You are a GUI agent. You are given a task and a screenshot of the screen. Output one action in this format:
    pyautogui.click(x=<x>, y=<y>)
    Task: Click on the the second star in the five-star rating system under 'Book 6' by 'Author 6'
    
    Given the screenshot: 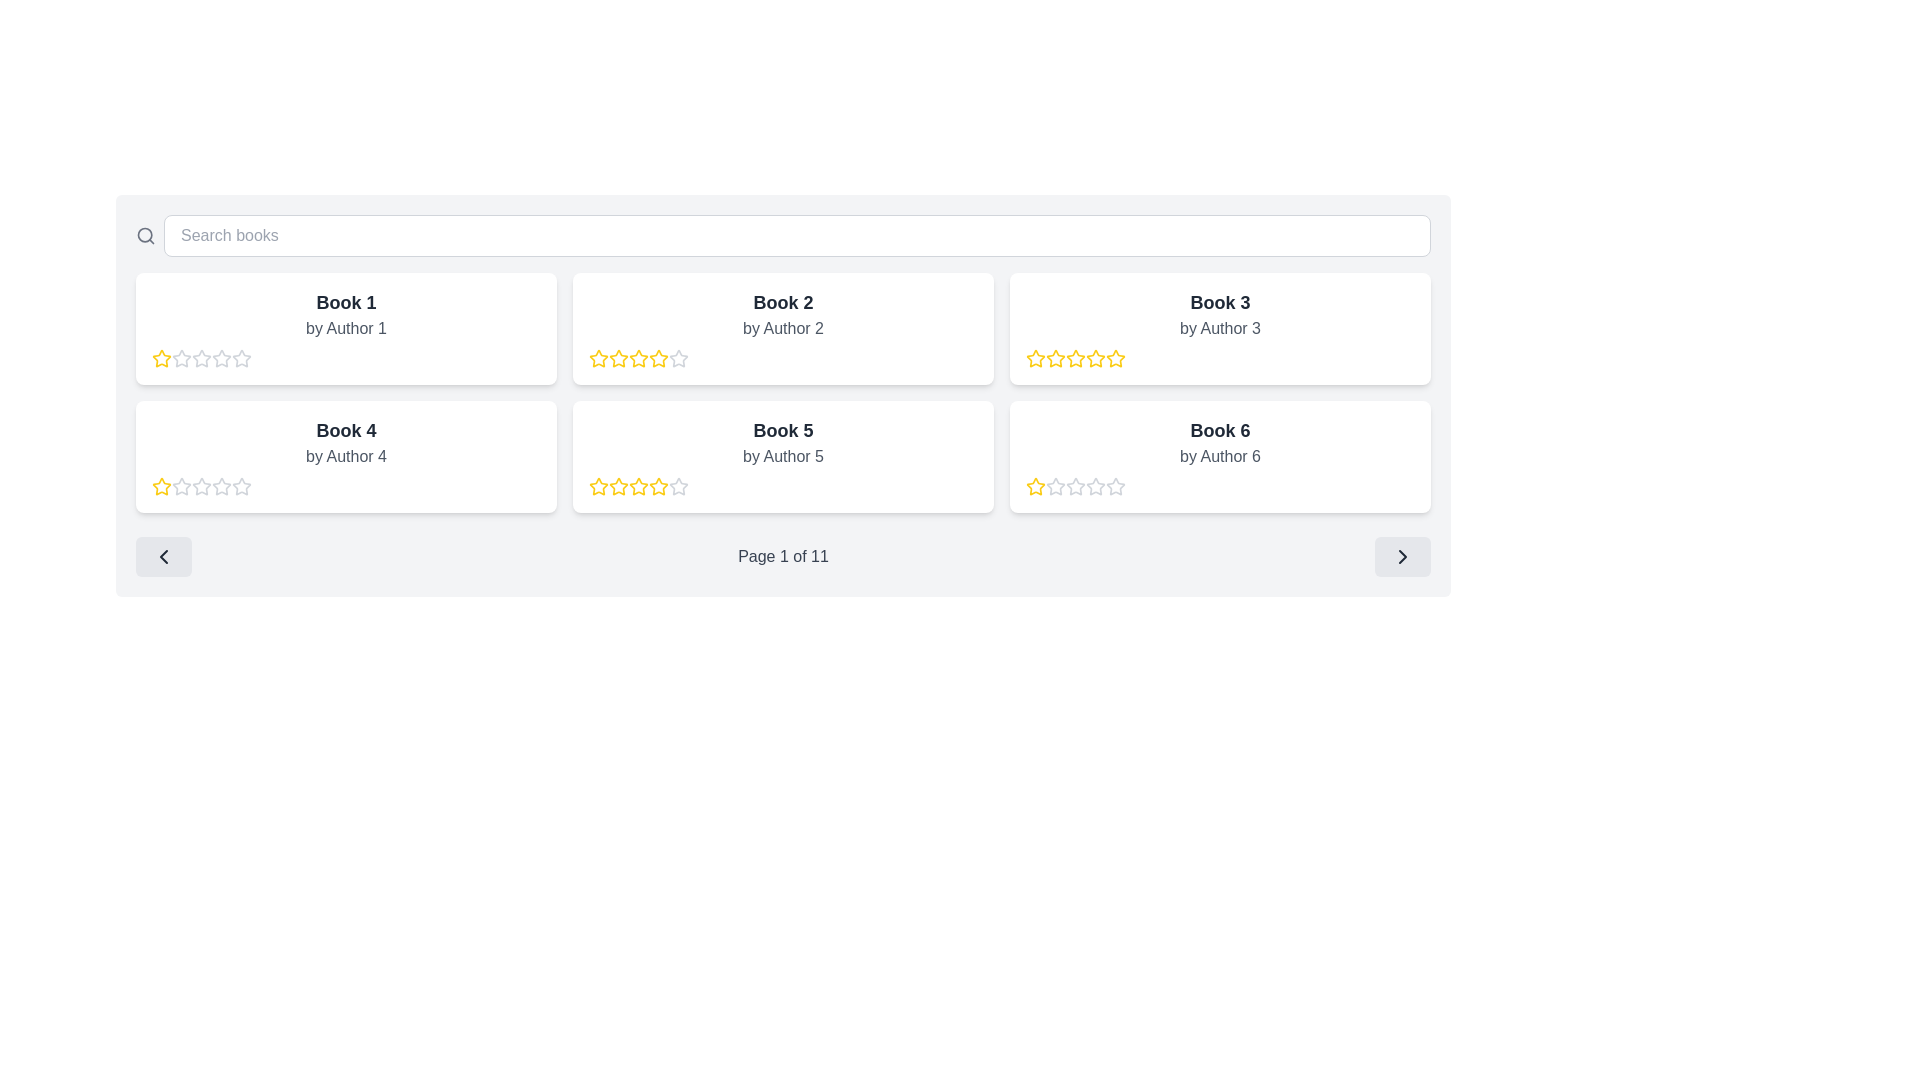 What is the action you would take?
    pyautogui.click(x=1094, y=486)
    